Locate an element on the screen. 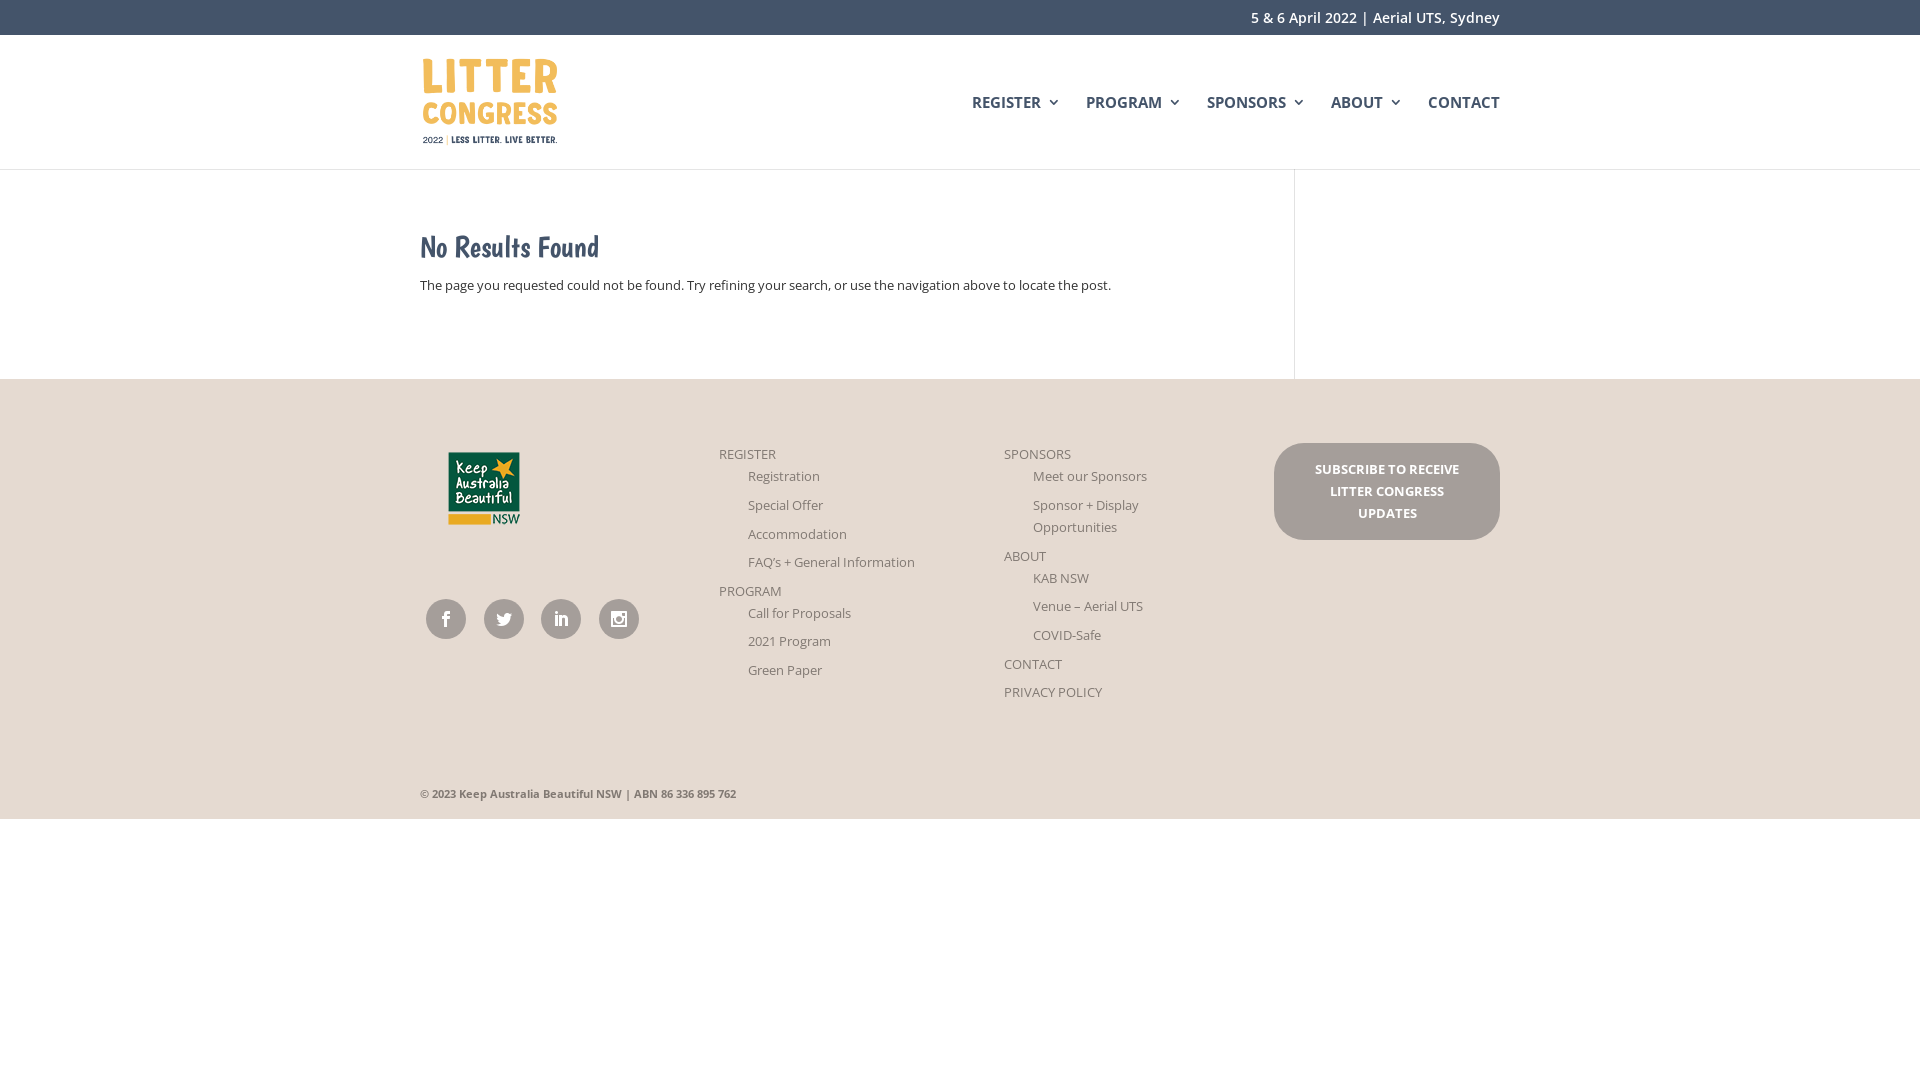 The image size is (1920, 1080). 'REGISTER' is located at coordinates (719, 454).